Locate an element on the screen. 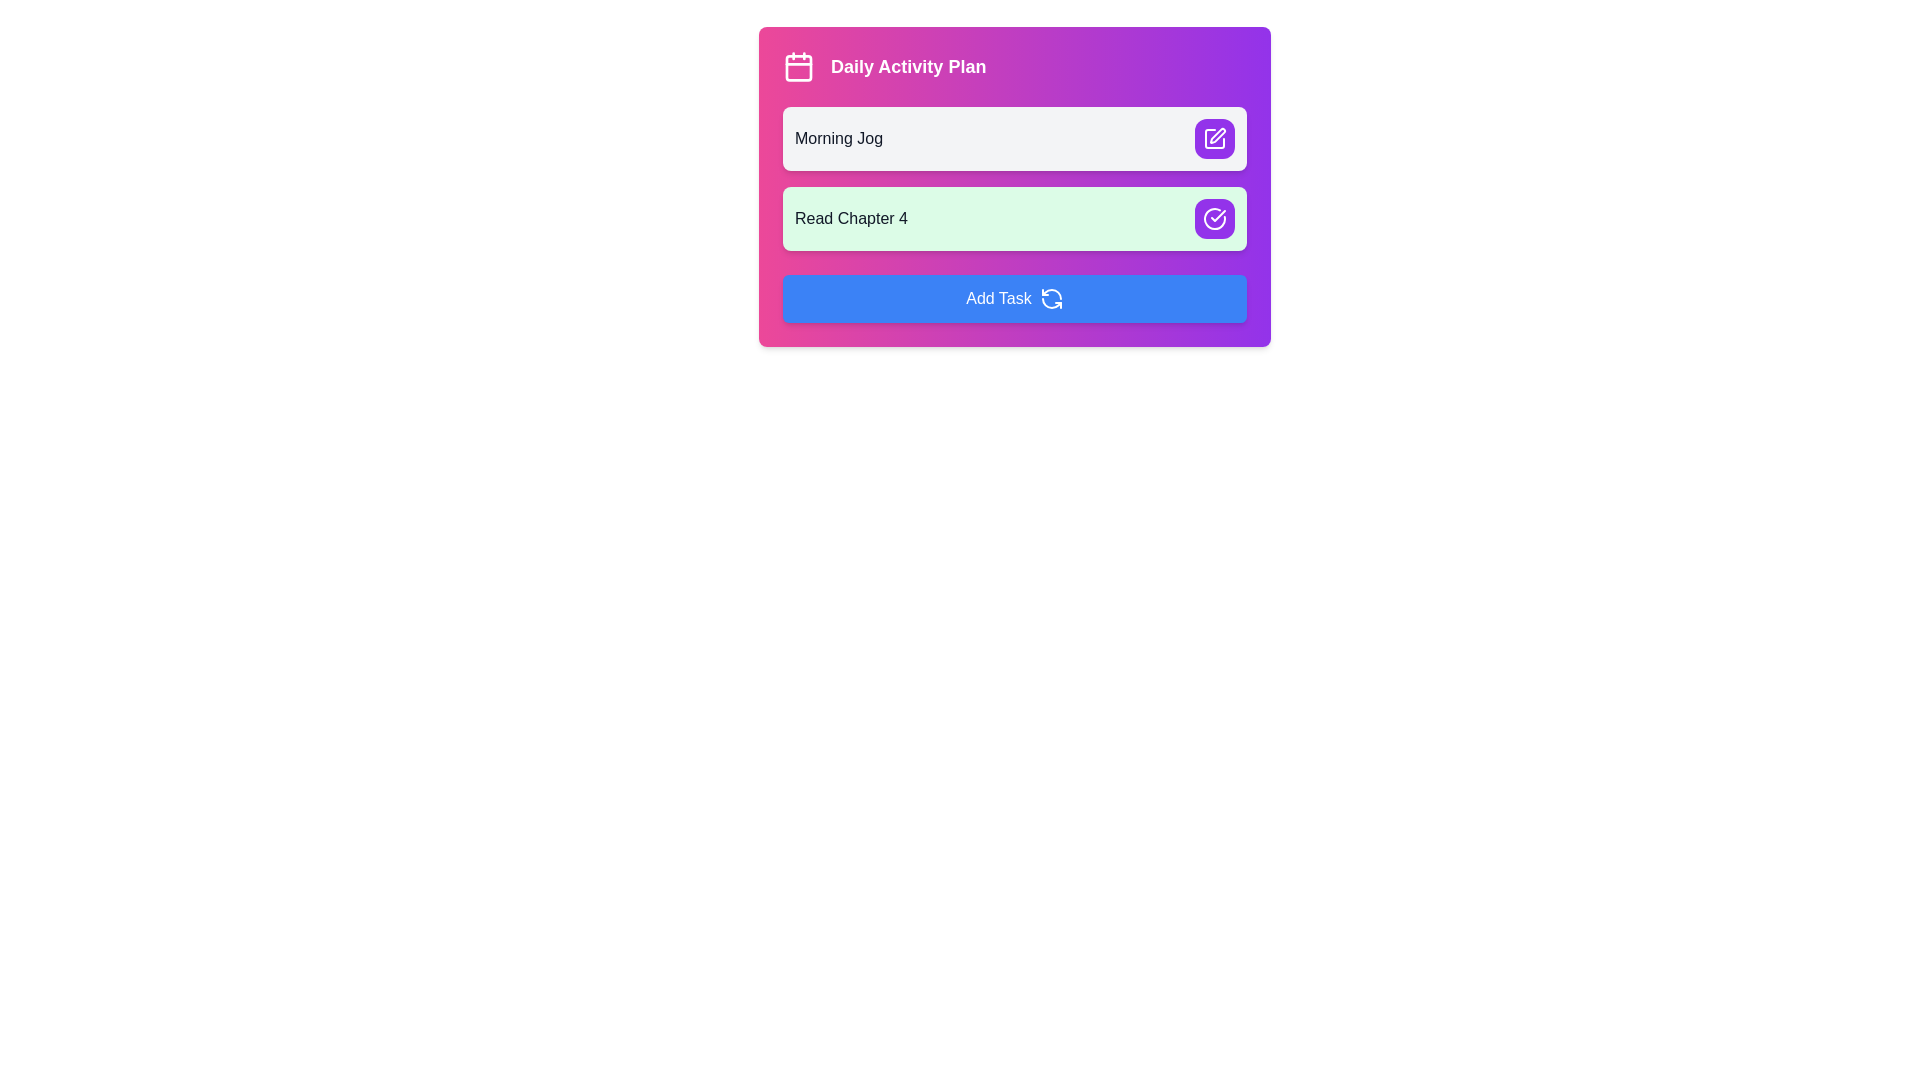  the button with an embedded icon located in the lower card section labeled 'Read Chapter 4' is located at coordinates (1213, 219).